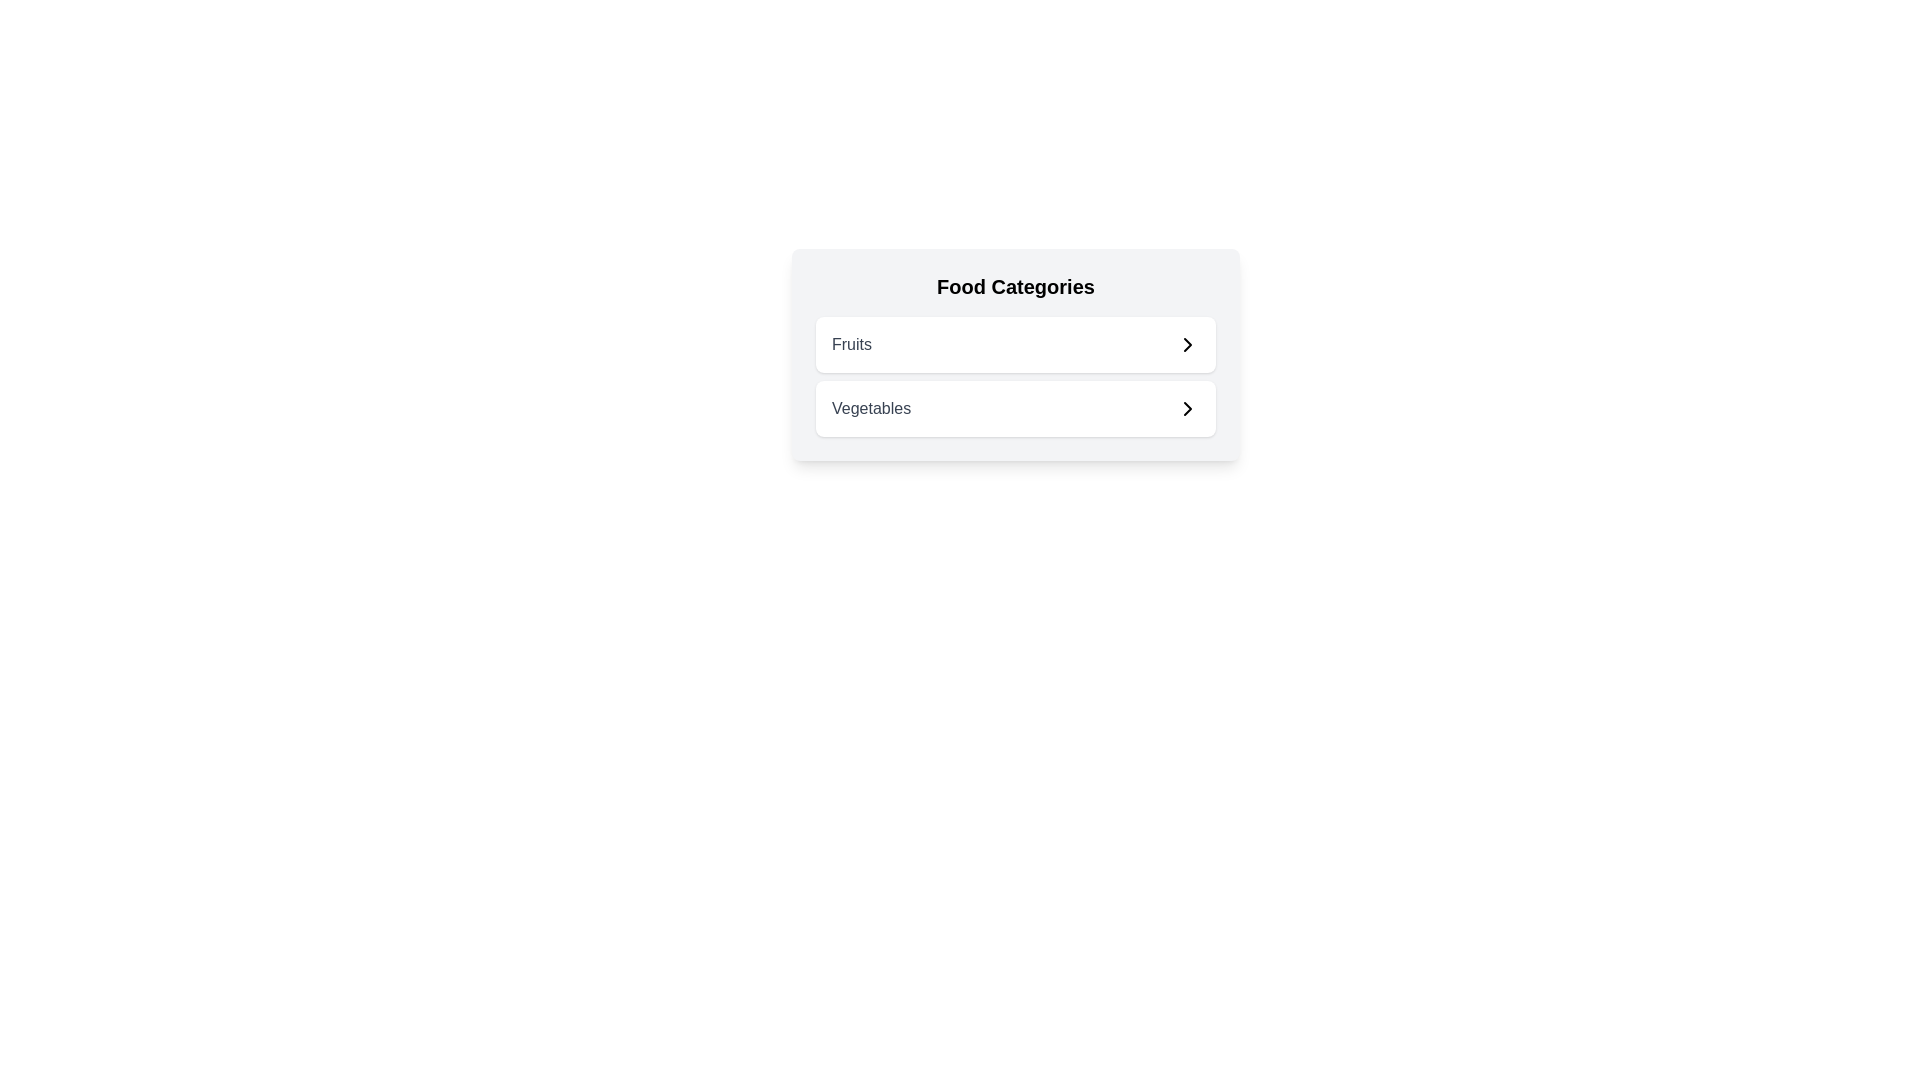 The width and height of the screenshot is (1920, 1080). Describe the element at coordinates (871, 407) in the screenshot. I see `the 'Vegetables' label text for navigation located` at that location.